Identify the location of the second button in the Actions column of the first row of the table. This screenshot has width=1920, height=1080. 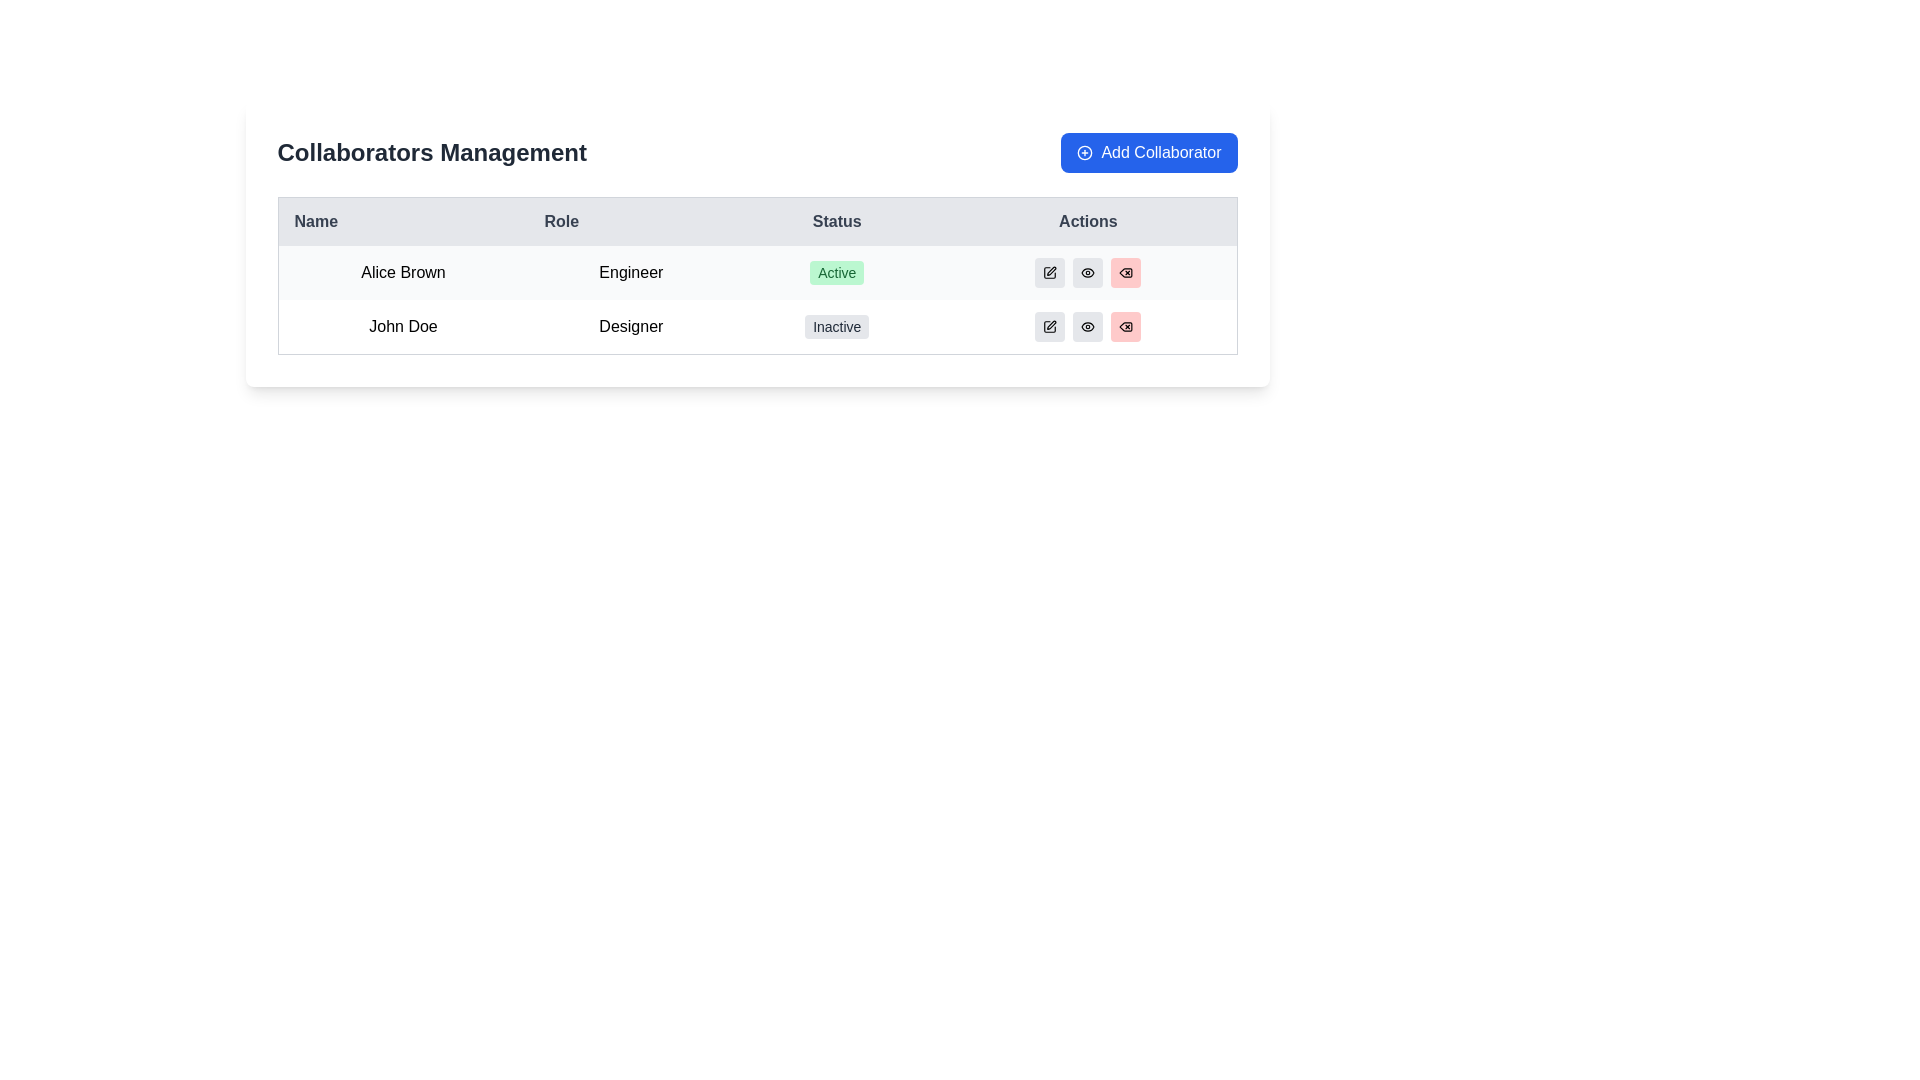
(1087, 273).